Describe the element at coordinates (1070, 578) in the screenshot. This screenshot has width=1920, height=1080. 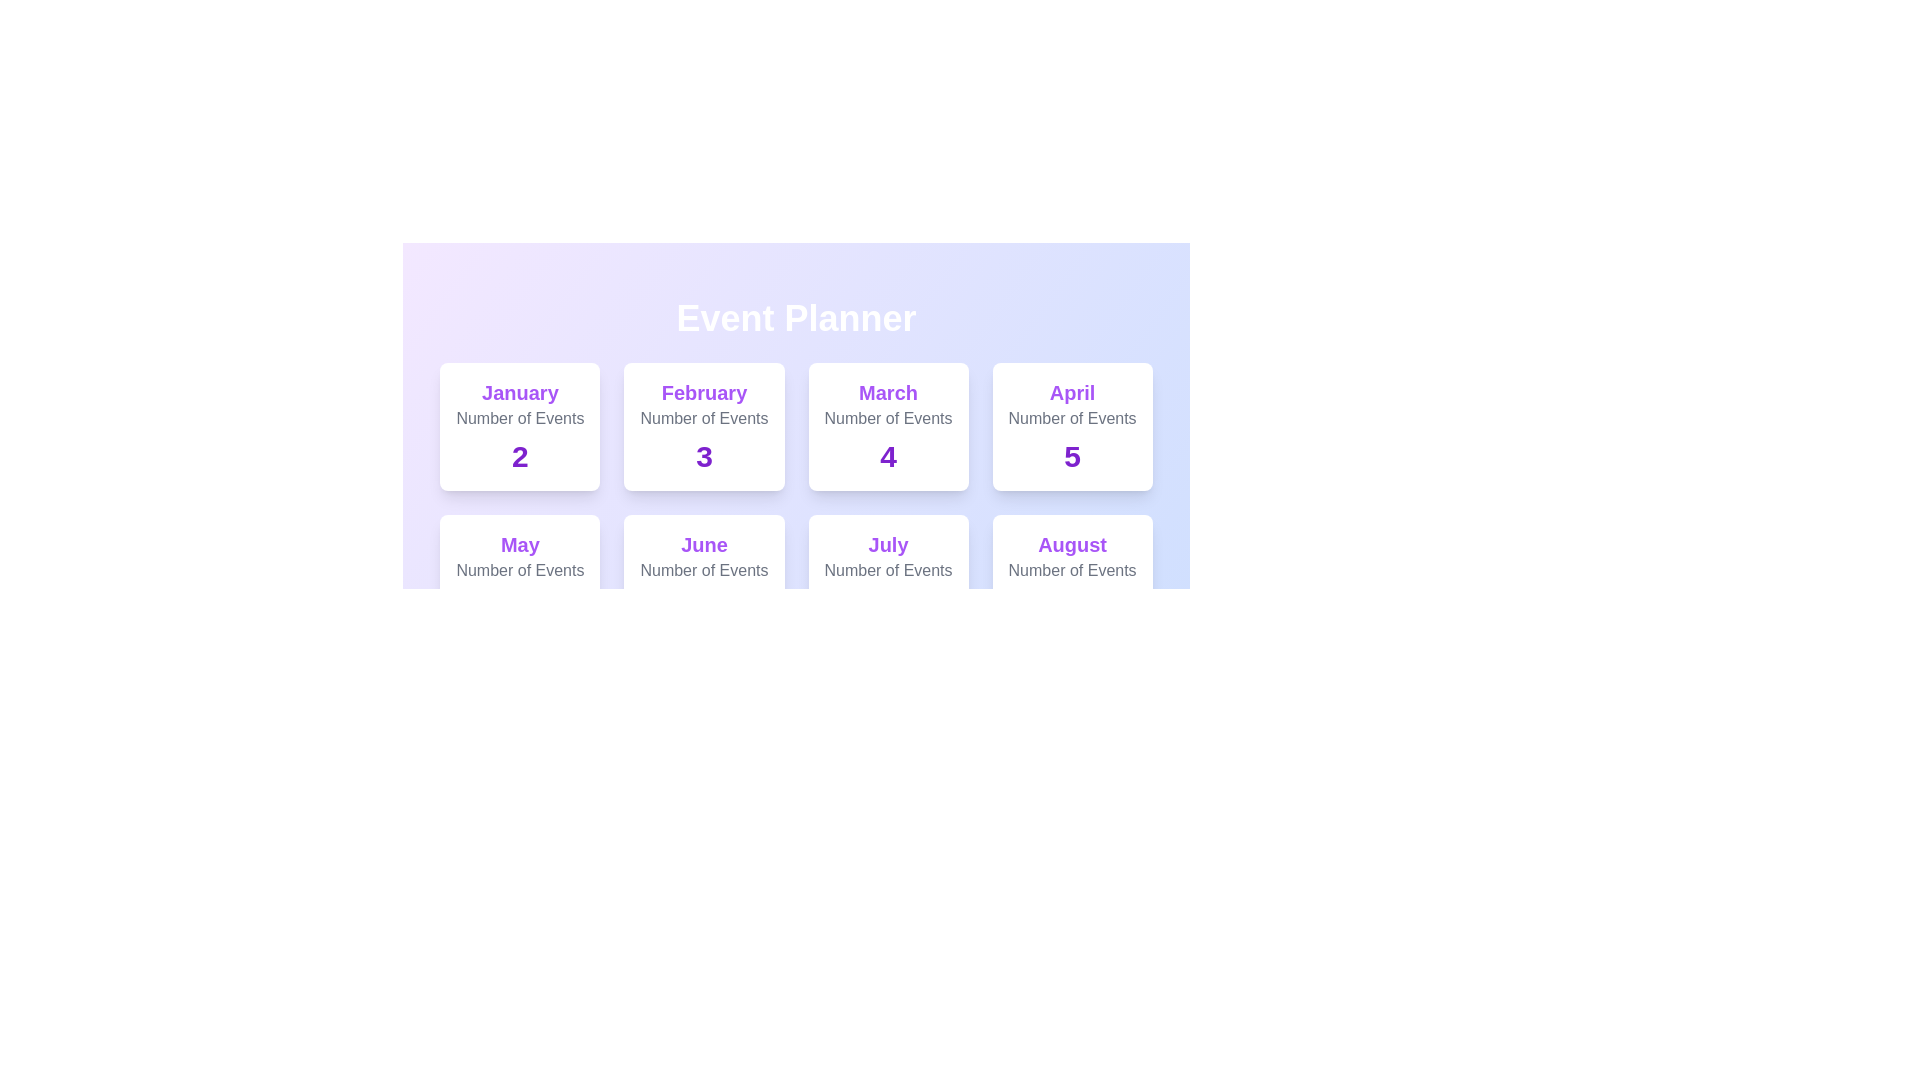
I see `the card for August` at that location.